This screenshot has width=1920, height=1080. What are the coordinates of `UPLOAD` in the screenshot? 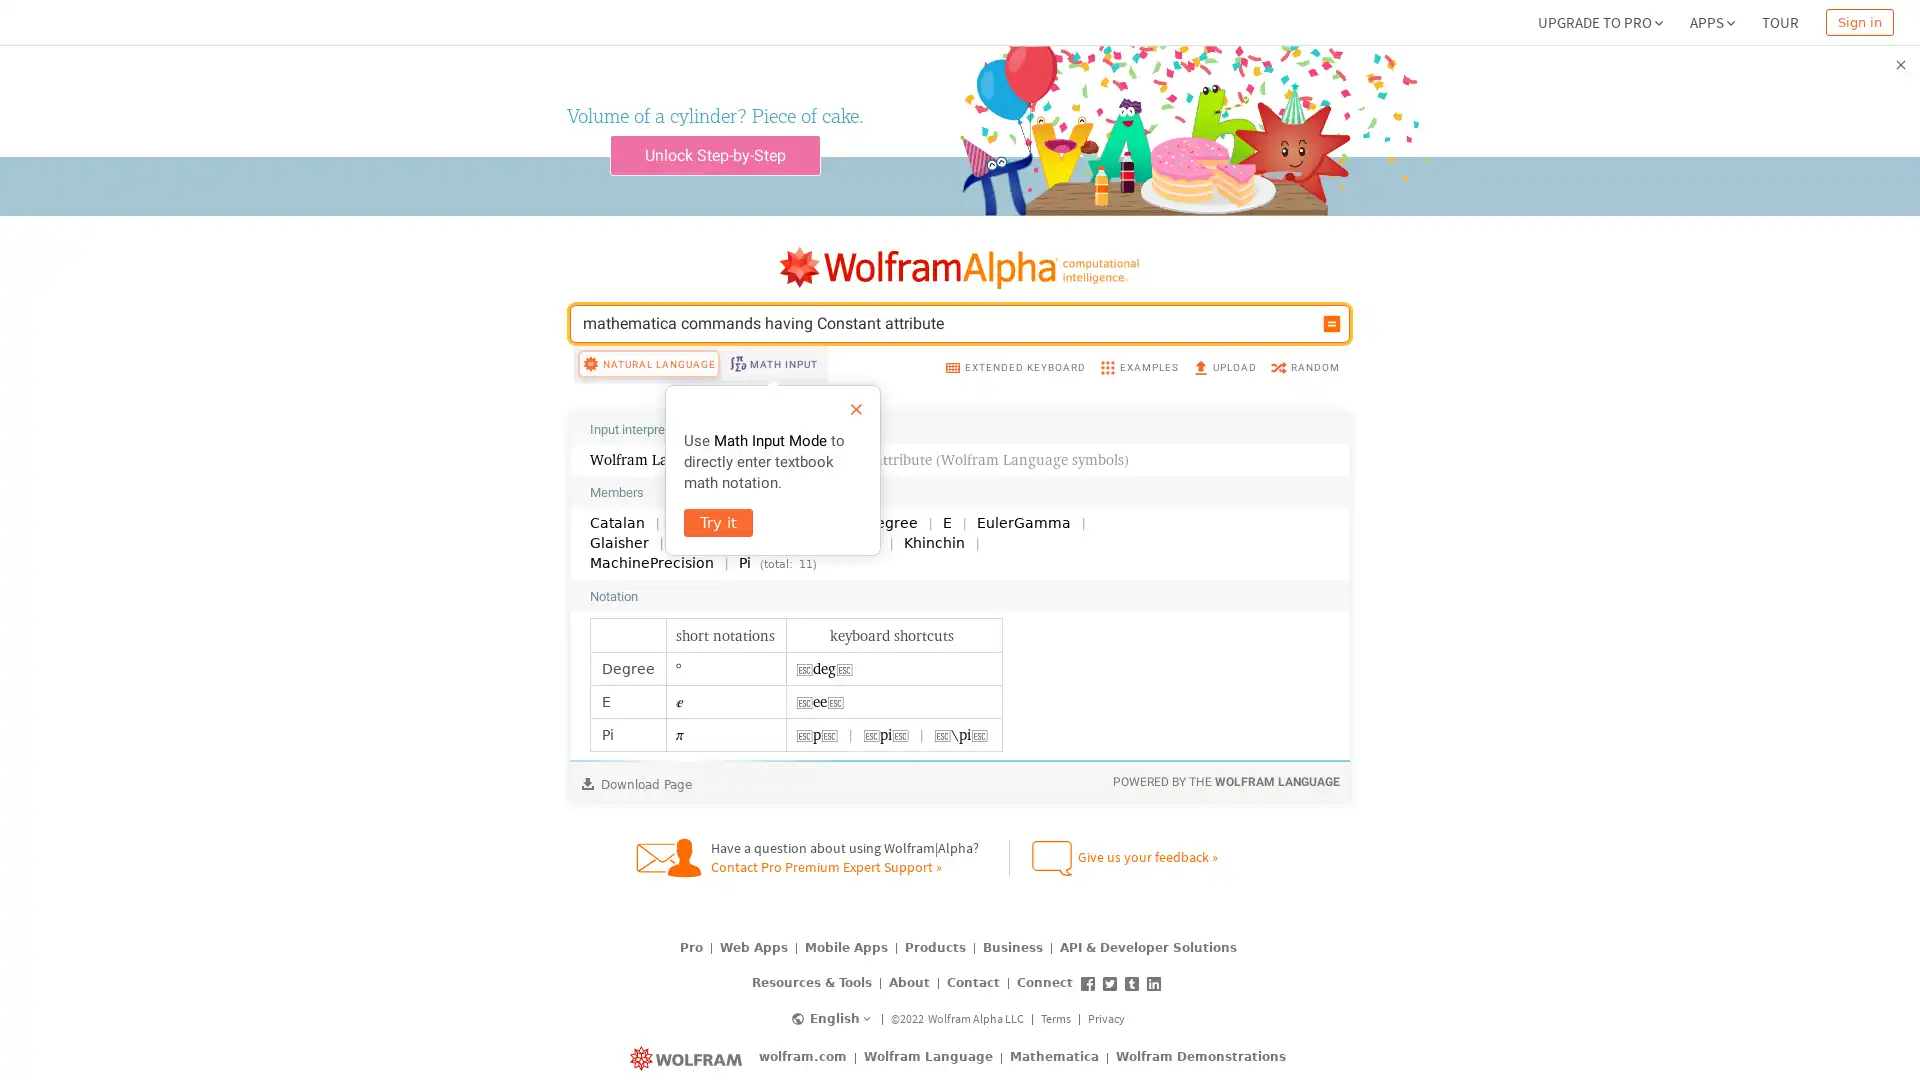 It's located at (1223, 405).